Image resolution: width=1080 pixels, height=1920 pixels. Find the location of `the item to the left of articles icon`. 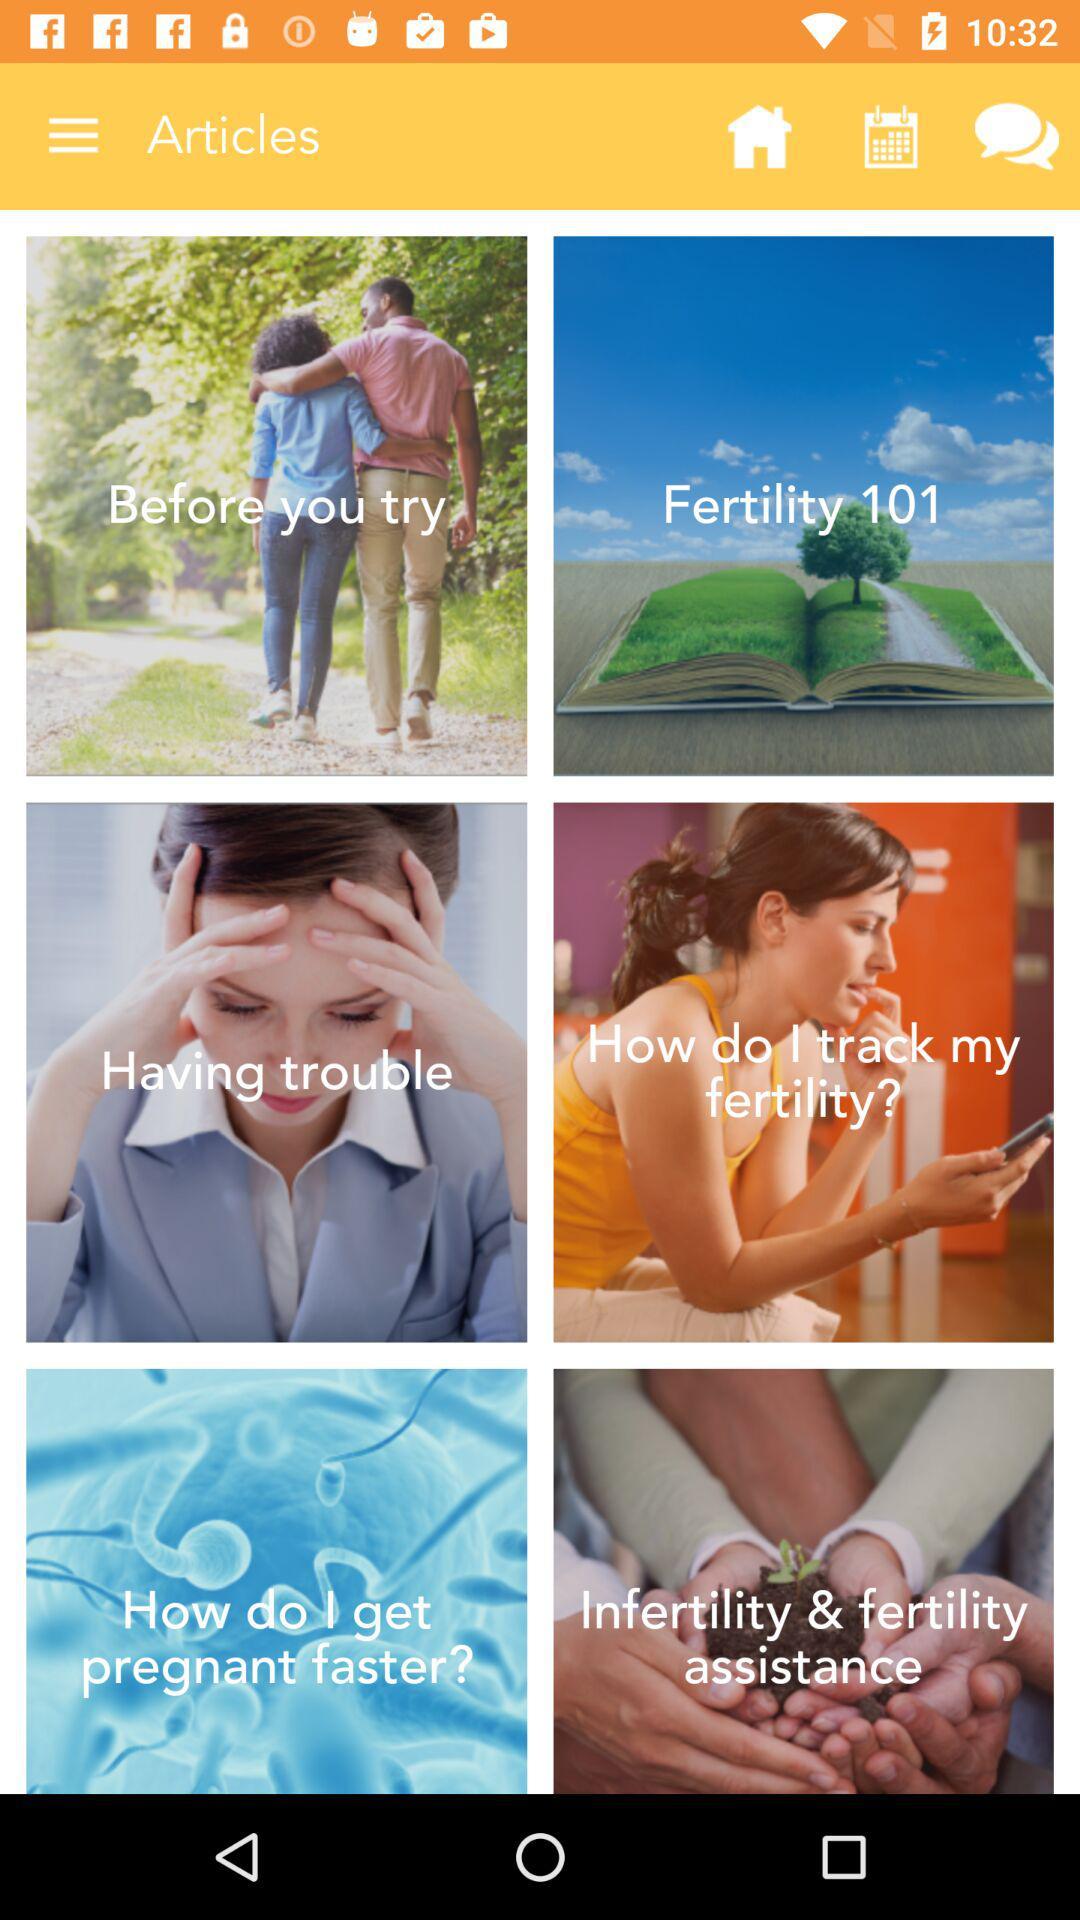

the item to the left of articles icon is located at coordinates (72, 135).